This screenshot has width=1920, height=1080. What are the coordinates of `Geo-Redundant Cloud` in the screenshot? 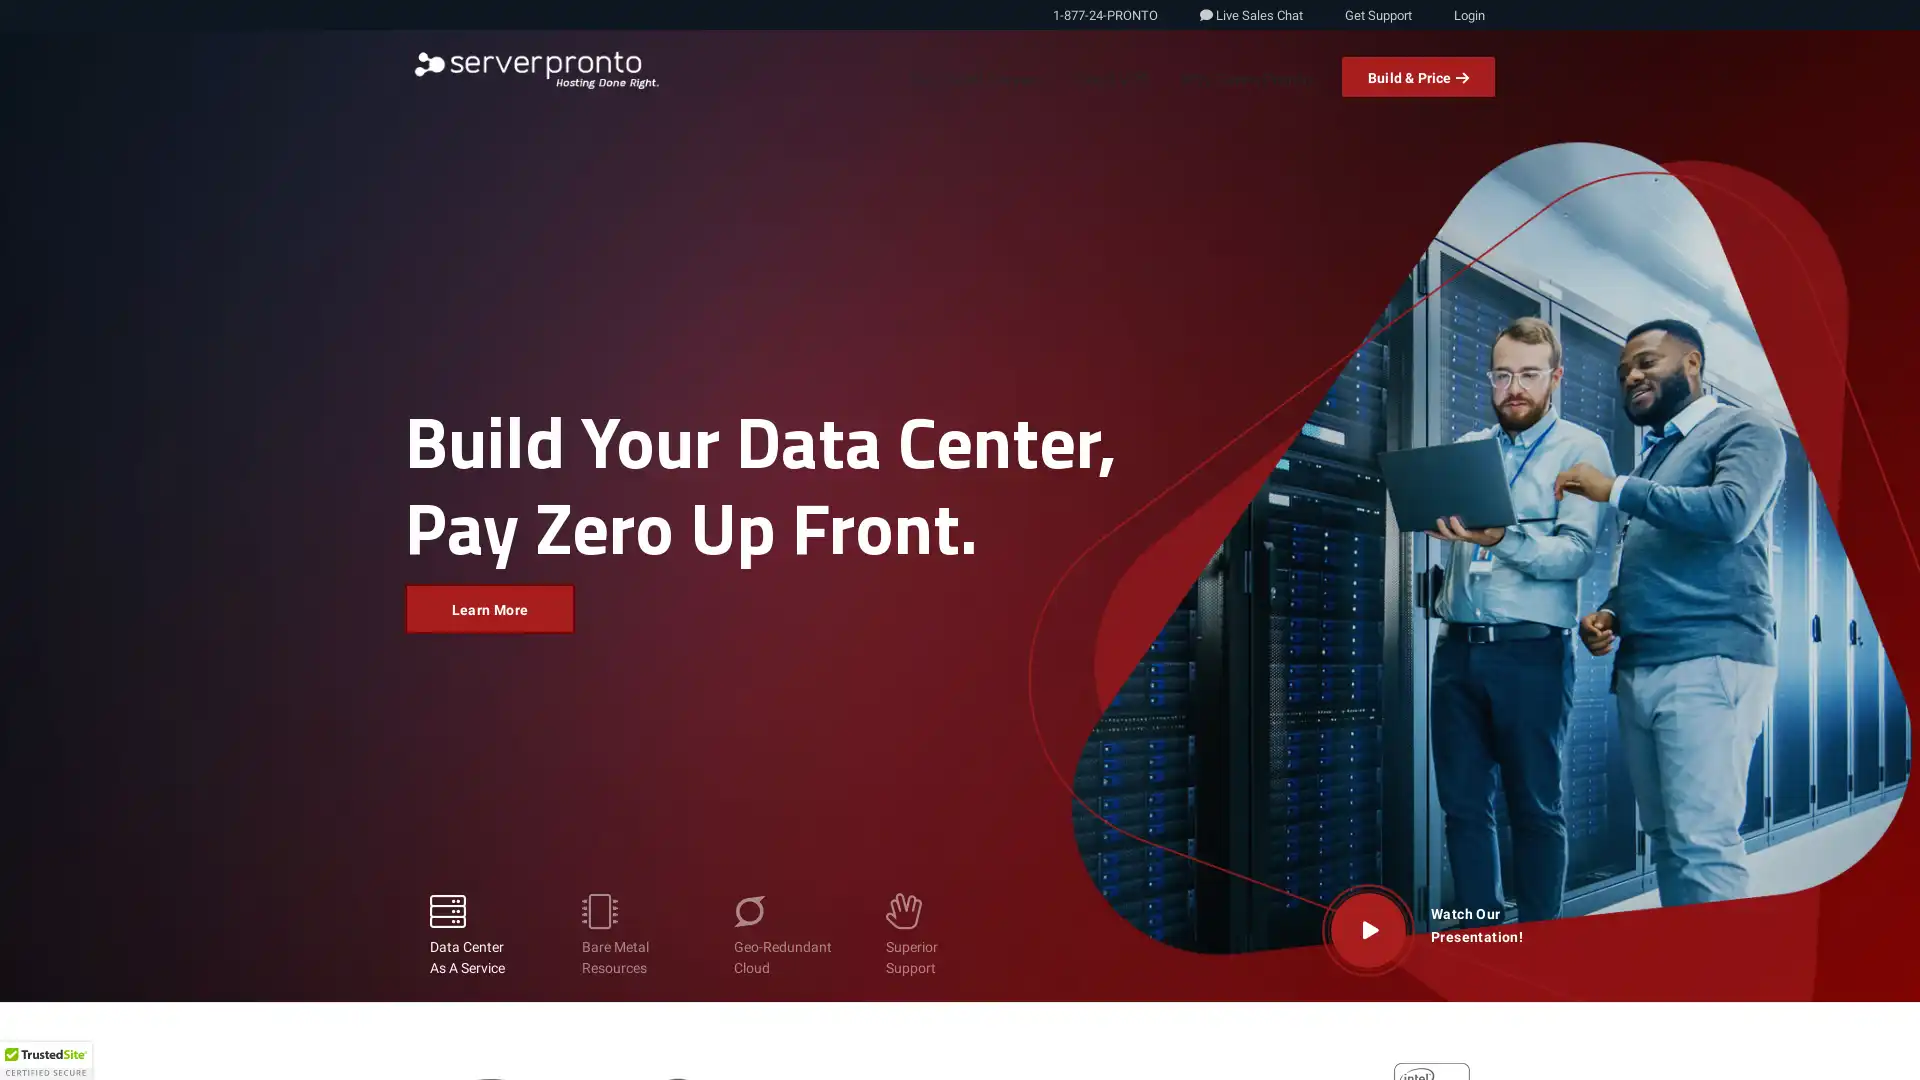 It's located at (782, 936).